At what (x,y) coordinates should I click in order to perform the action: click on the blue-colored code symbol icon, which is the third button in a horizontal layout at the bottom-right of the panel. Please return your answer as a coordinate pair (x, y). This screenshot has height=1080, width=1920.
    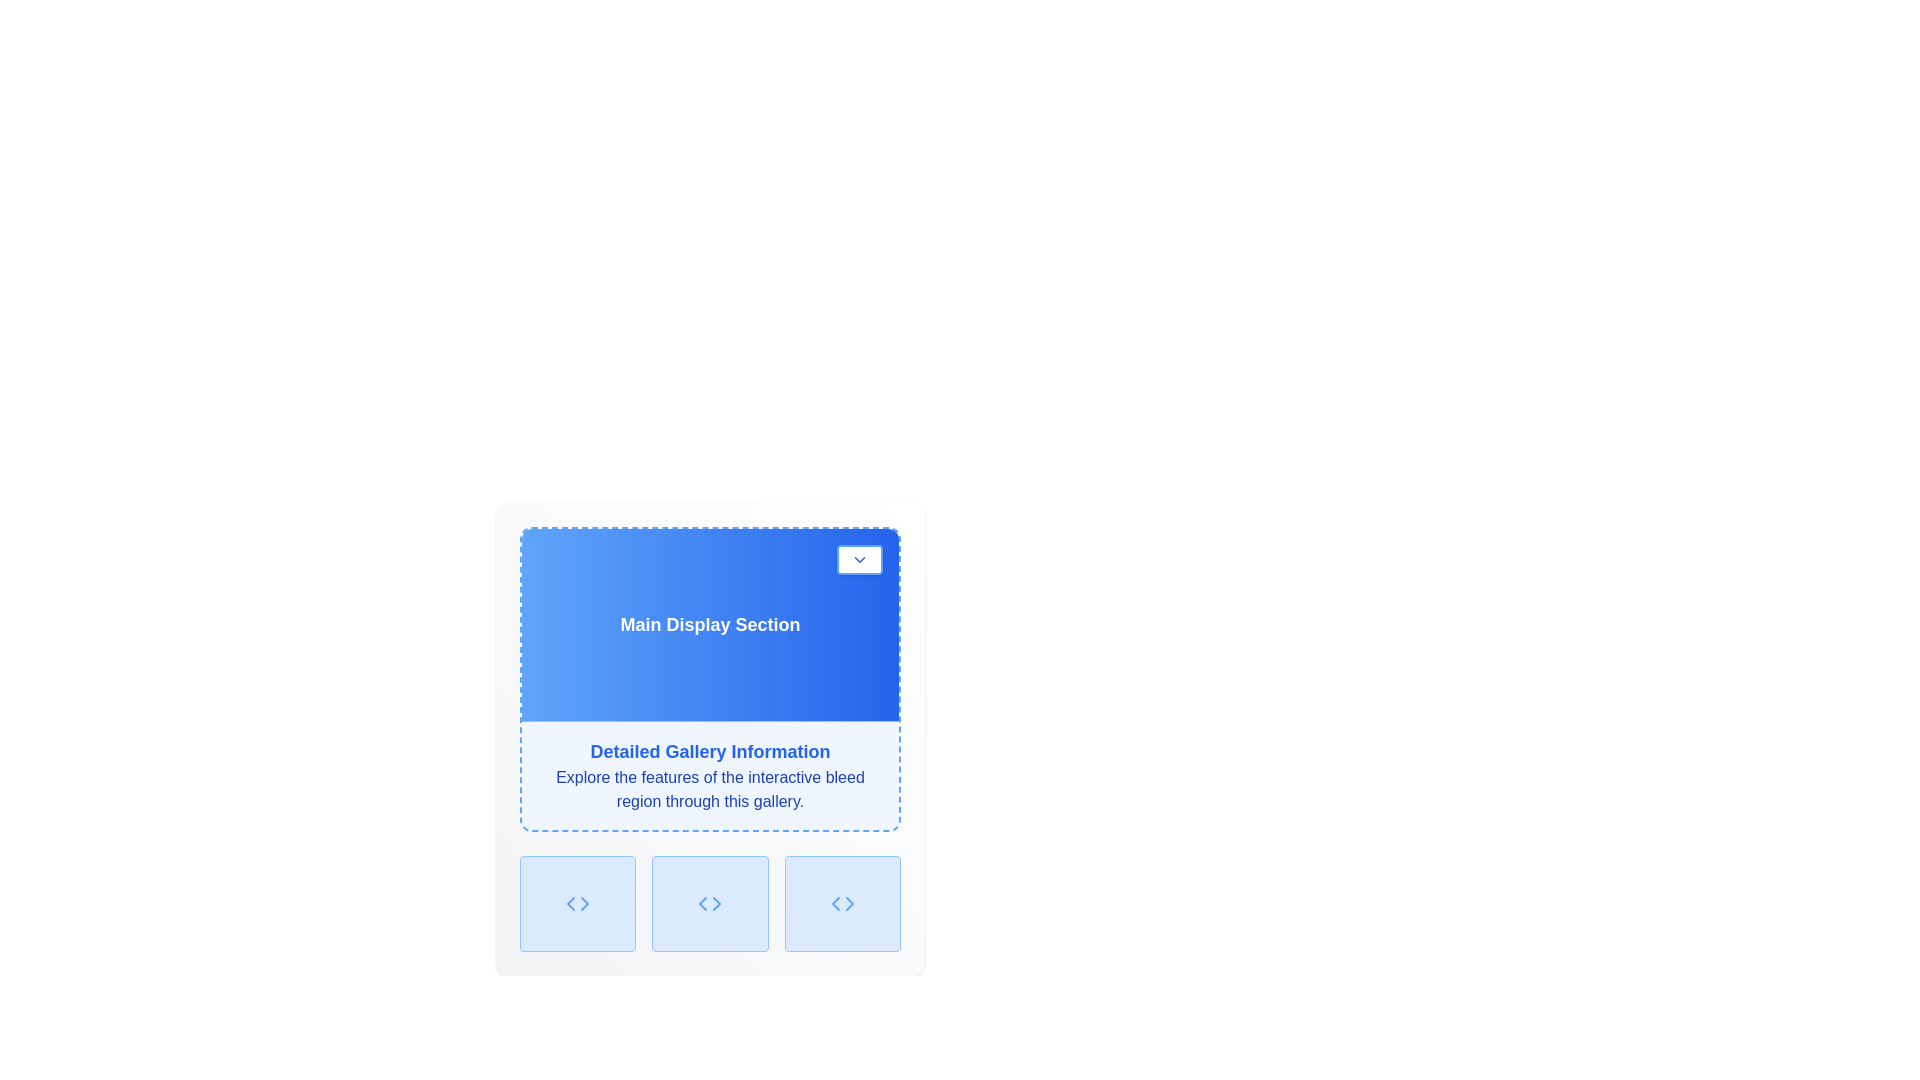
    Looking at the image, I should click on (842, 903).